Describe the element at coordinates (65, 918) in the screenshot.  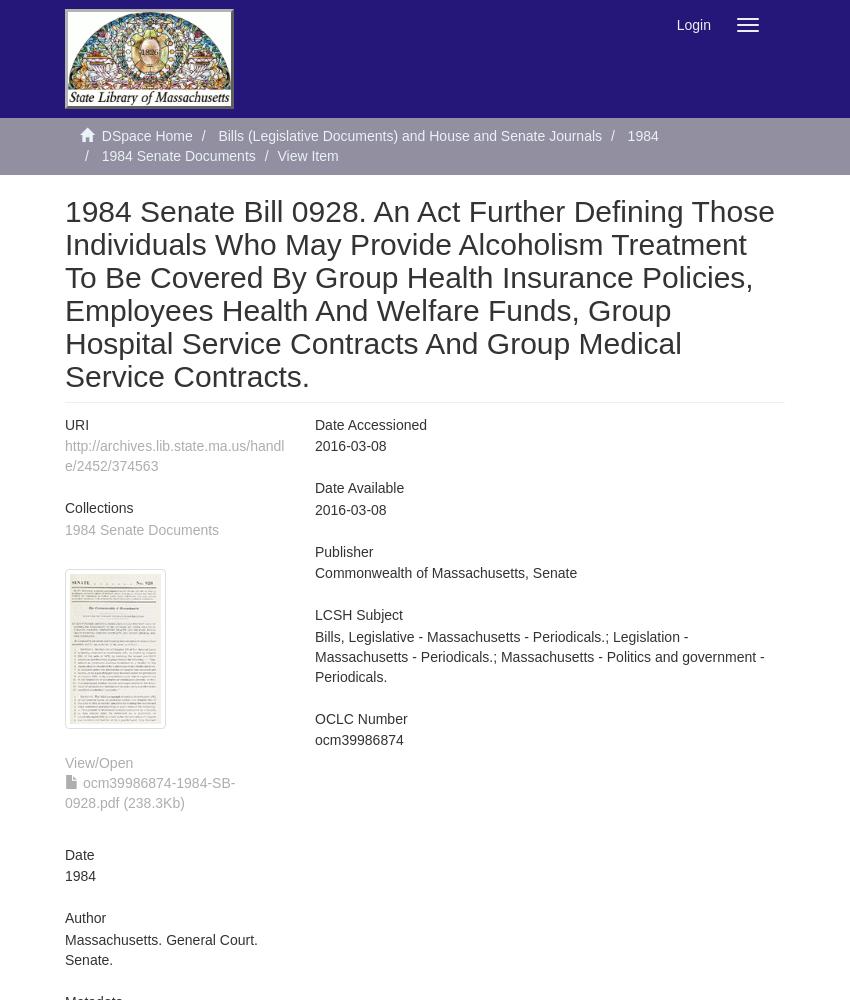
I see `'Author'` at that location.